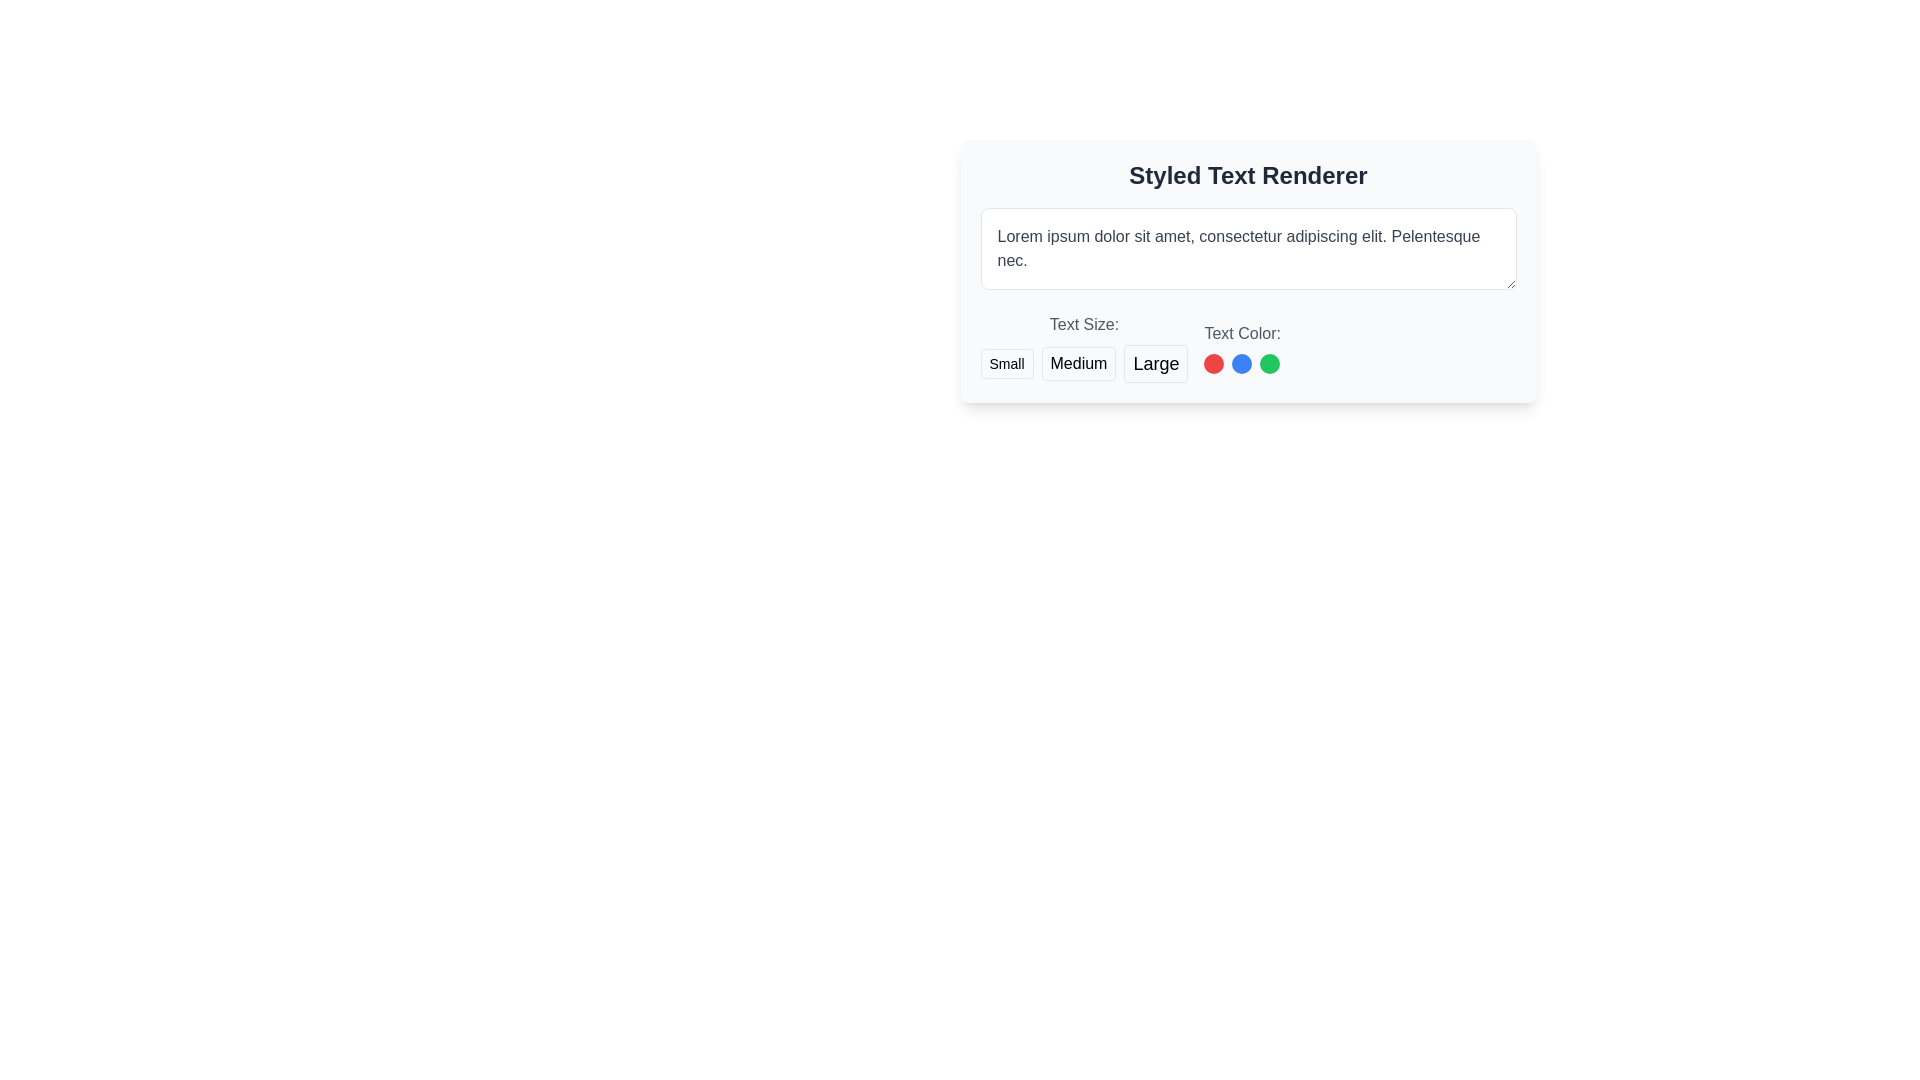 This screenshot has width=1920, height=1080. What do you see at coordinates (1241, 363) in the screenshot?
I see `the second circular button with a blue background` at bounding box center [1241, 363].